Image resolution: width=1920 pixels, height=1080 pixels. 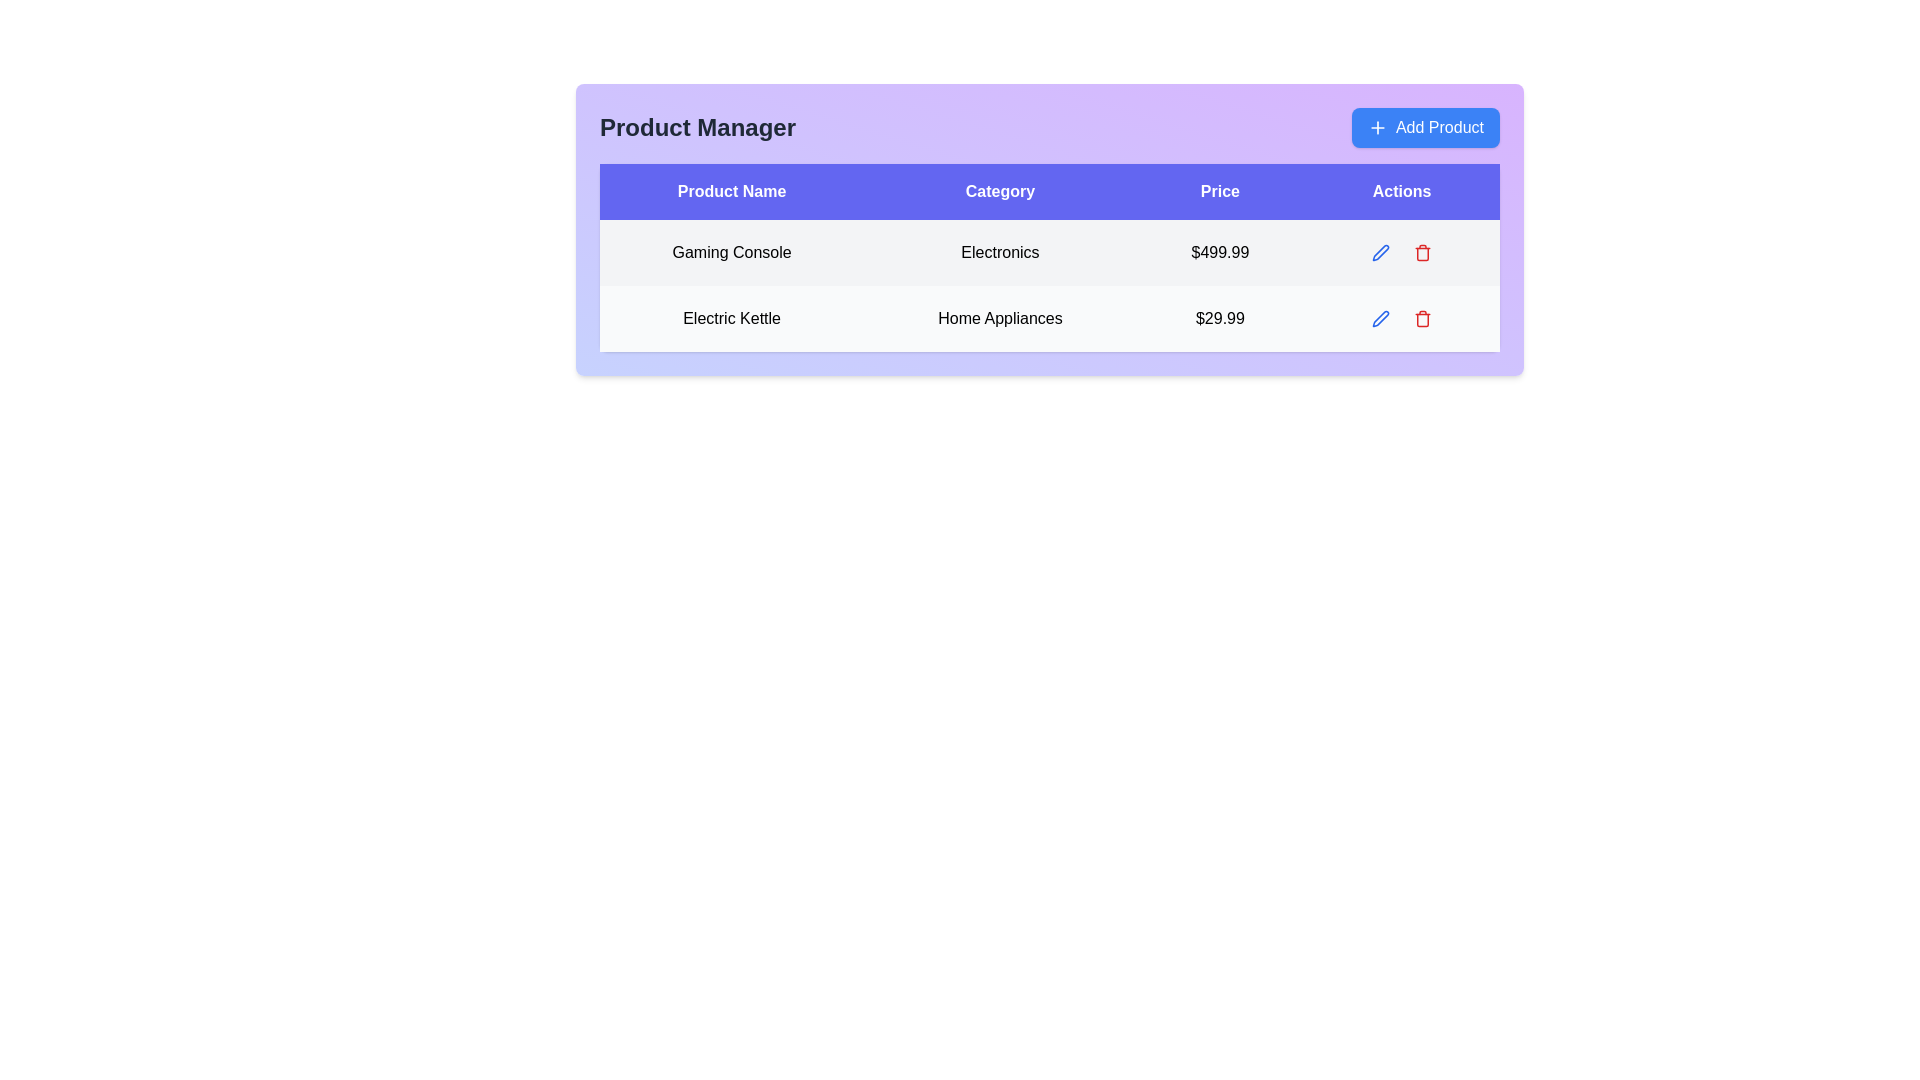 I want to click on the text label displaying 'Home Appliances', which is centrally aligned within its cell in the second row of the table under the 'Category' column, so click(x=1000, y=318).